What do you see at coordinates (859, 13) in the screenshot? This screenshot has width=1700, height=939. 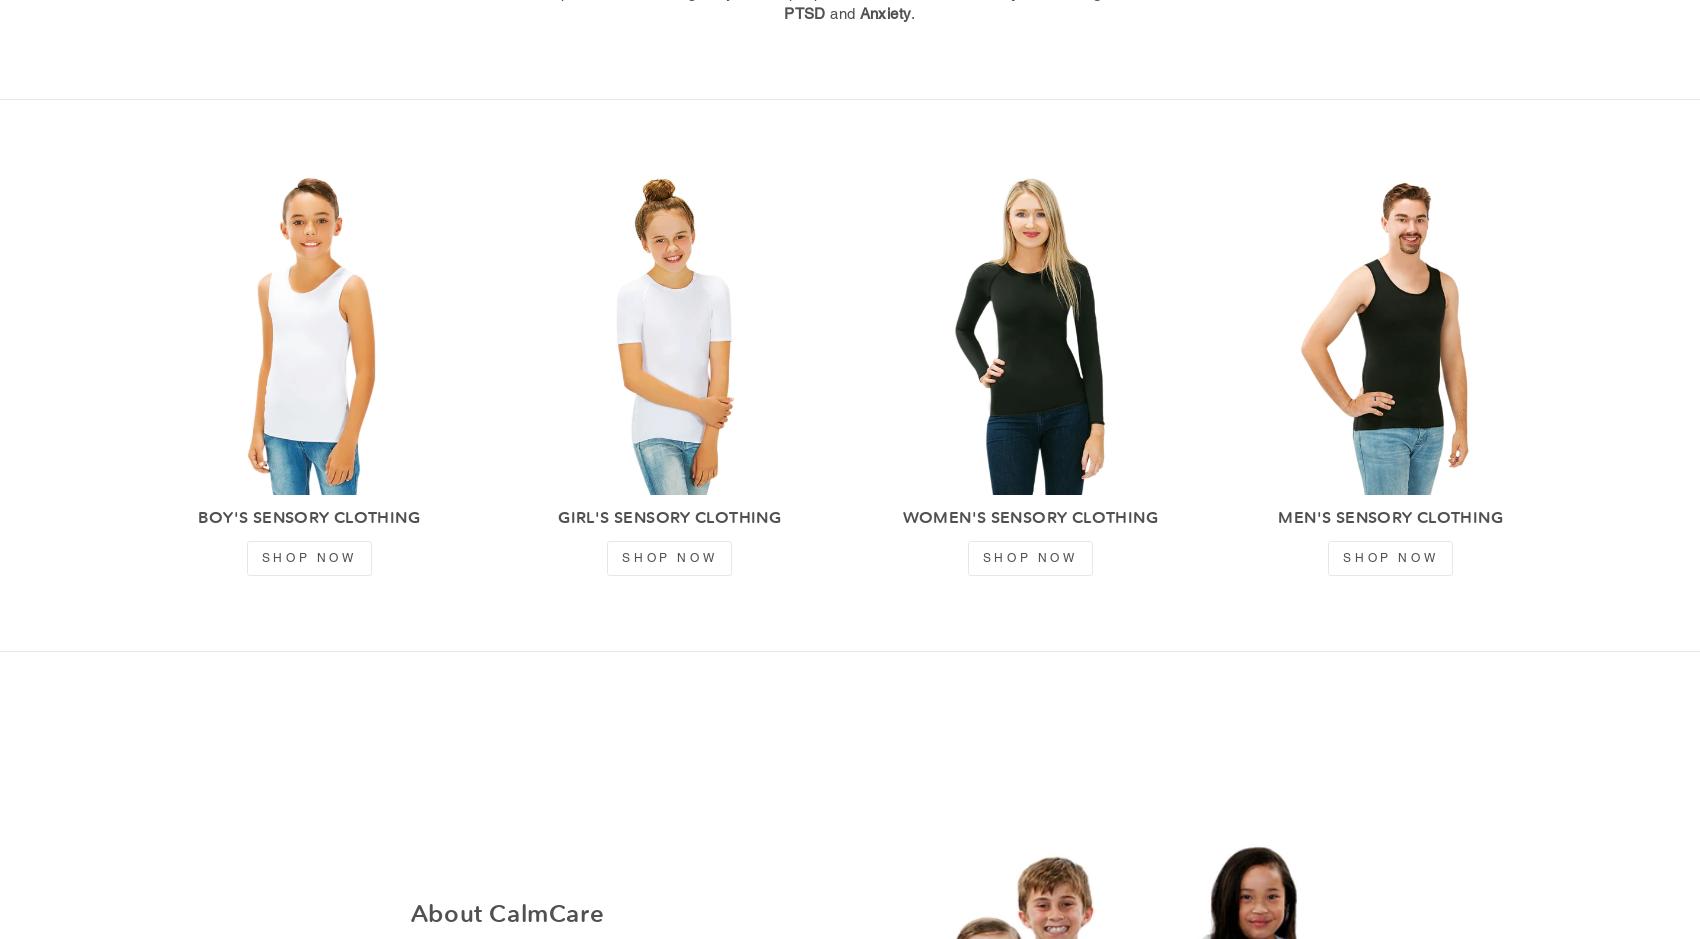 I see `'Anxiety'` at bounding box center [859, 13].